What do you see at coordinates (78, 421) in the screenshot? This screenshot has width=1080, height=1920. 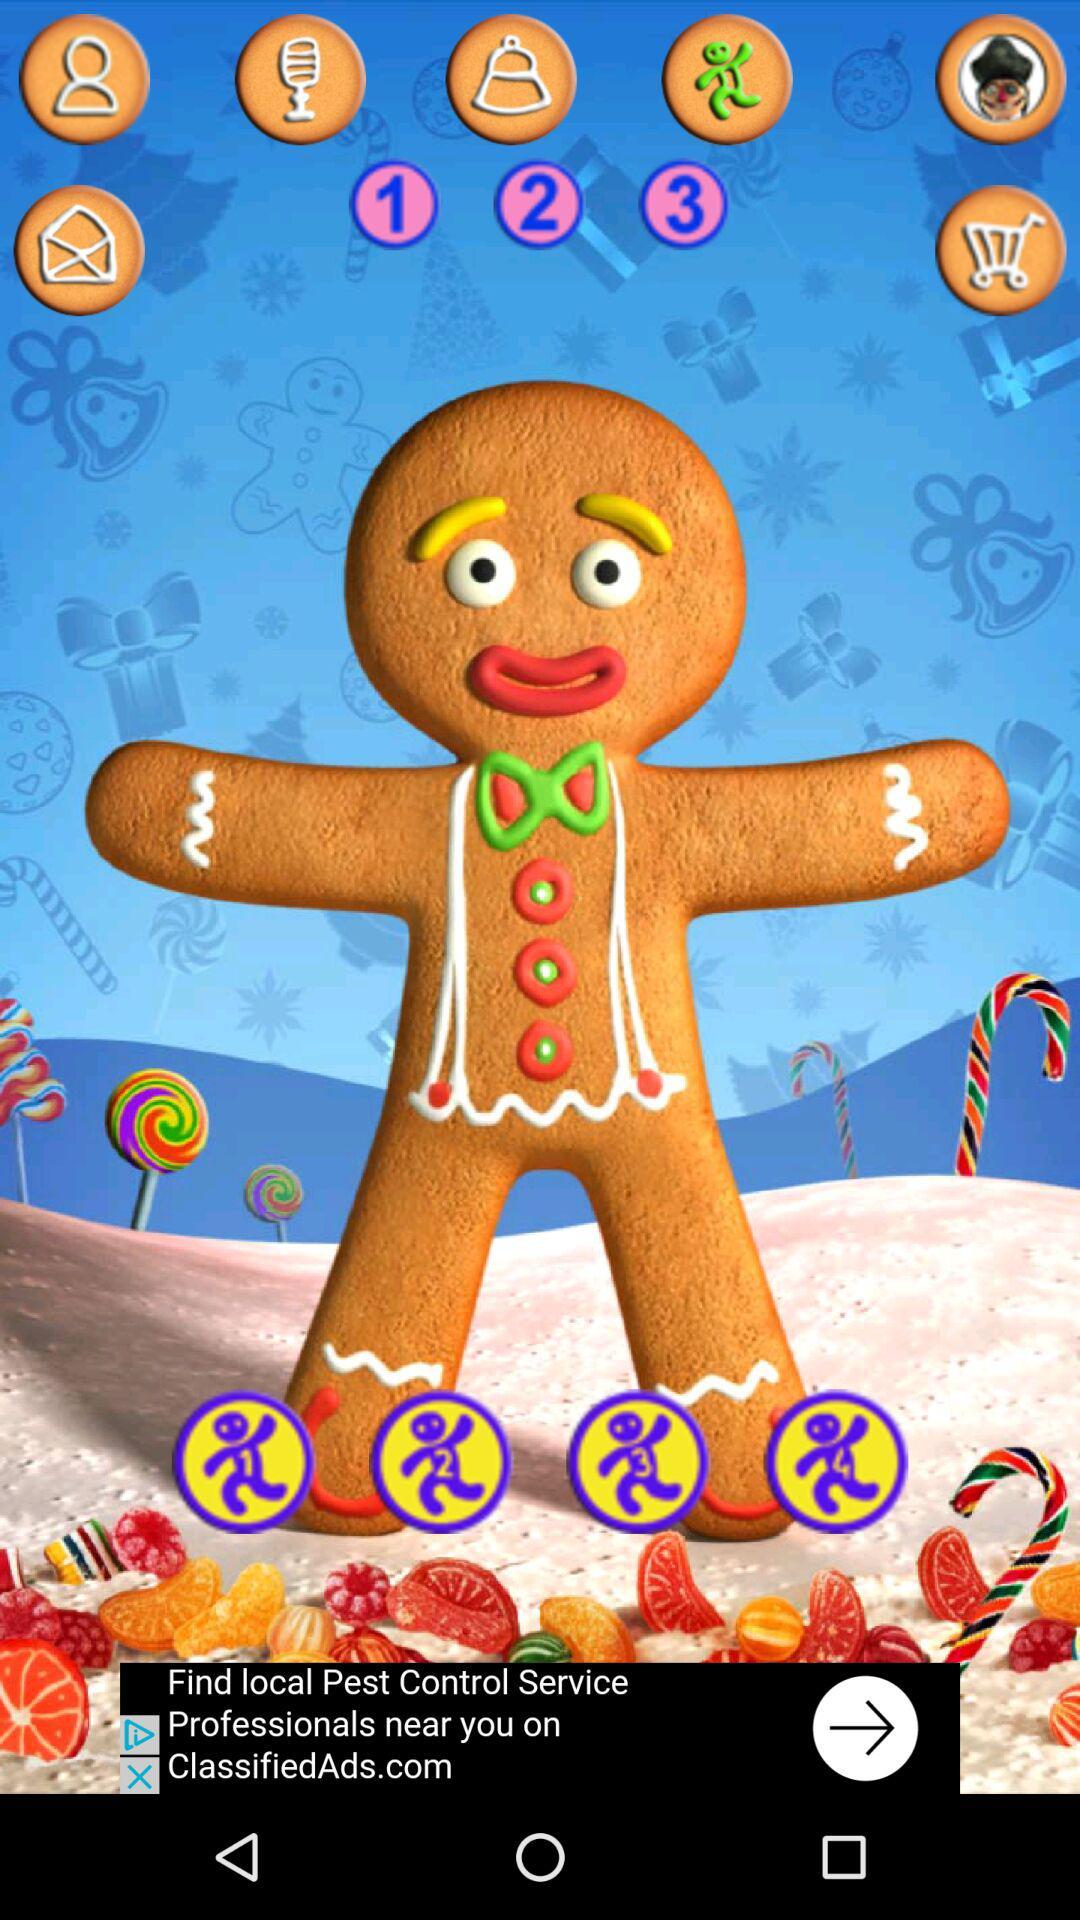 I see `the avatar icon` at bounding box center [78, 421].